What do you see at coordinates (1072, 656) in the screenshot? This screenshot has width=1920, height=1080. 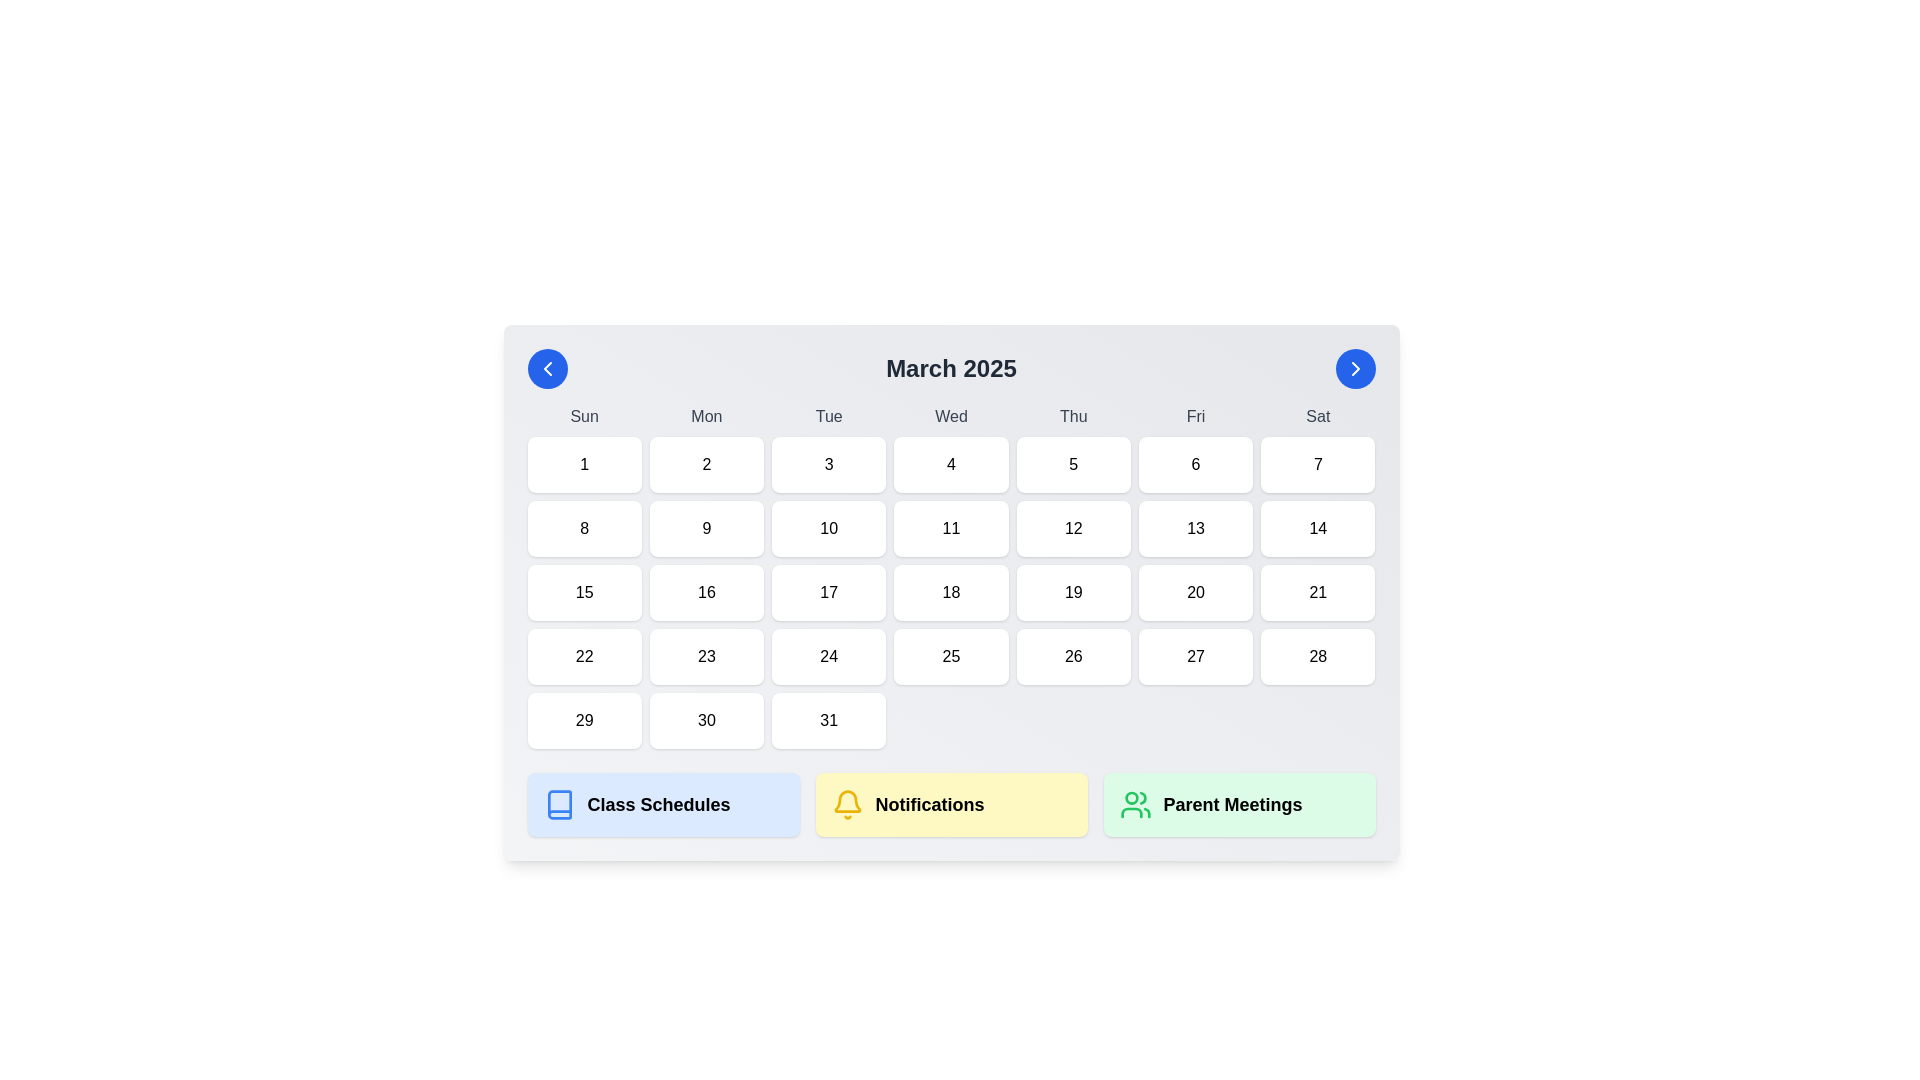 I see `the grid cell displaying the date '26' under the header 'March 2025' in the Thursday column` at bounding box center [1072, 656].